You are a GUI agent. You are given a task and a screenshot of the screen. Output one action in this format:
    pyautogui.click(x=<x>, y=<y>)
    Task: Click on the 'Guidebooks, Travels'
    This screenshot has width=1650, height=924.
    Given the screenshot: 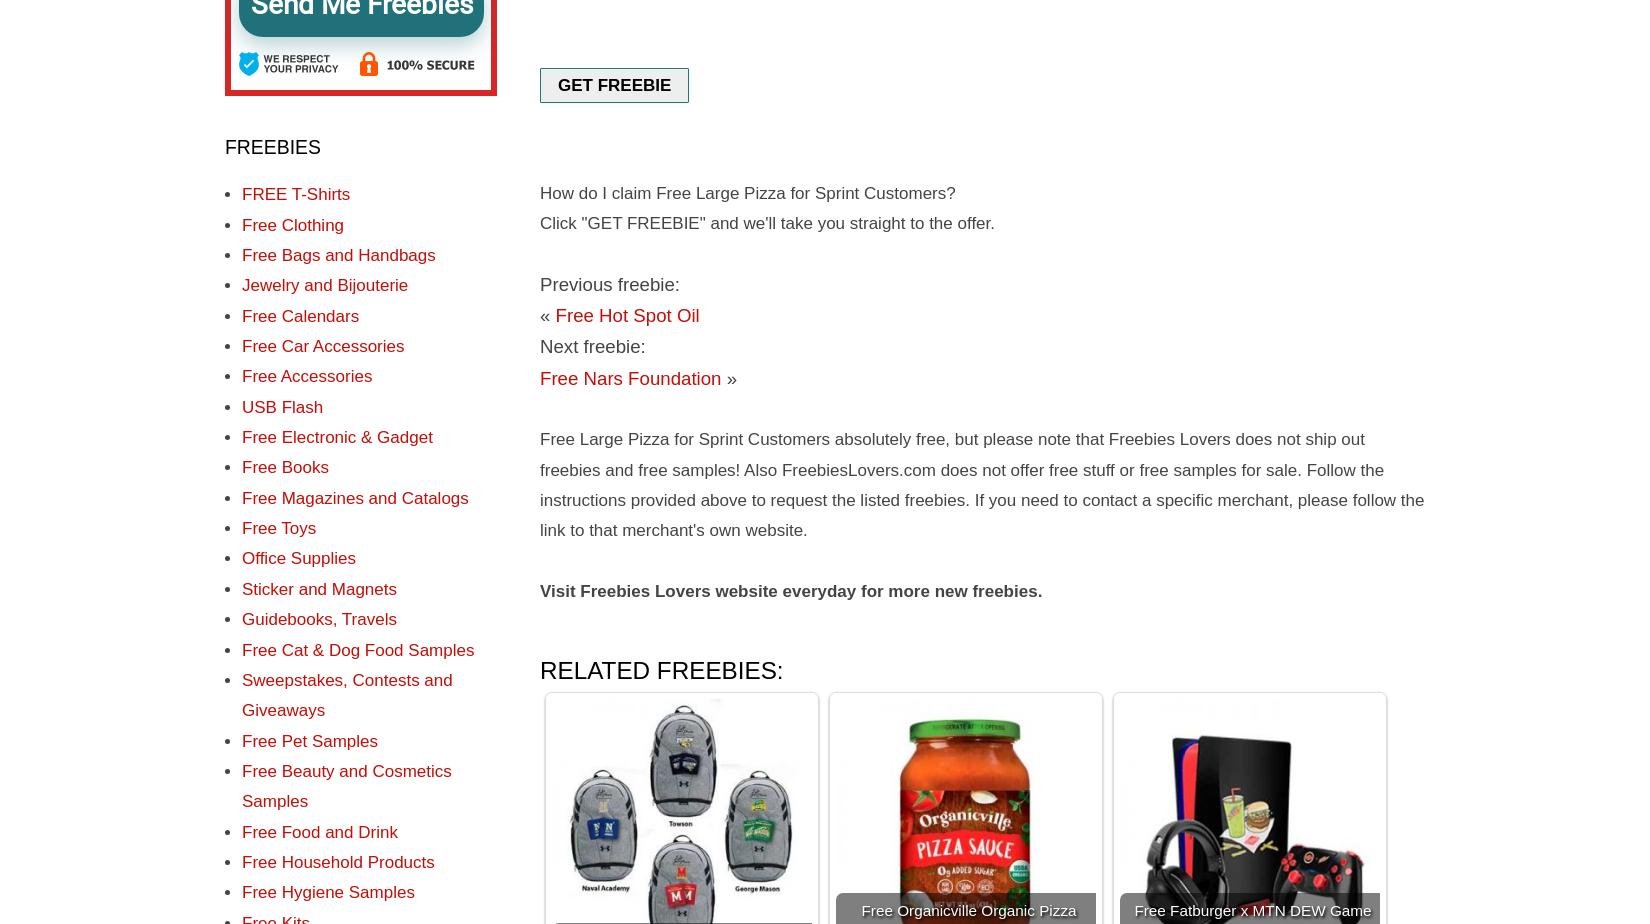 What is the action you would take?
    pyautogui.click(x=318, y=619)
    